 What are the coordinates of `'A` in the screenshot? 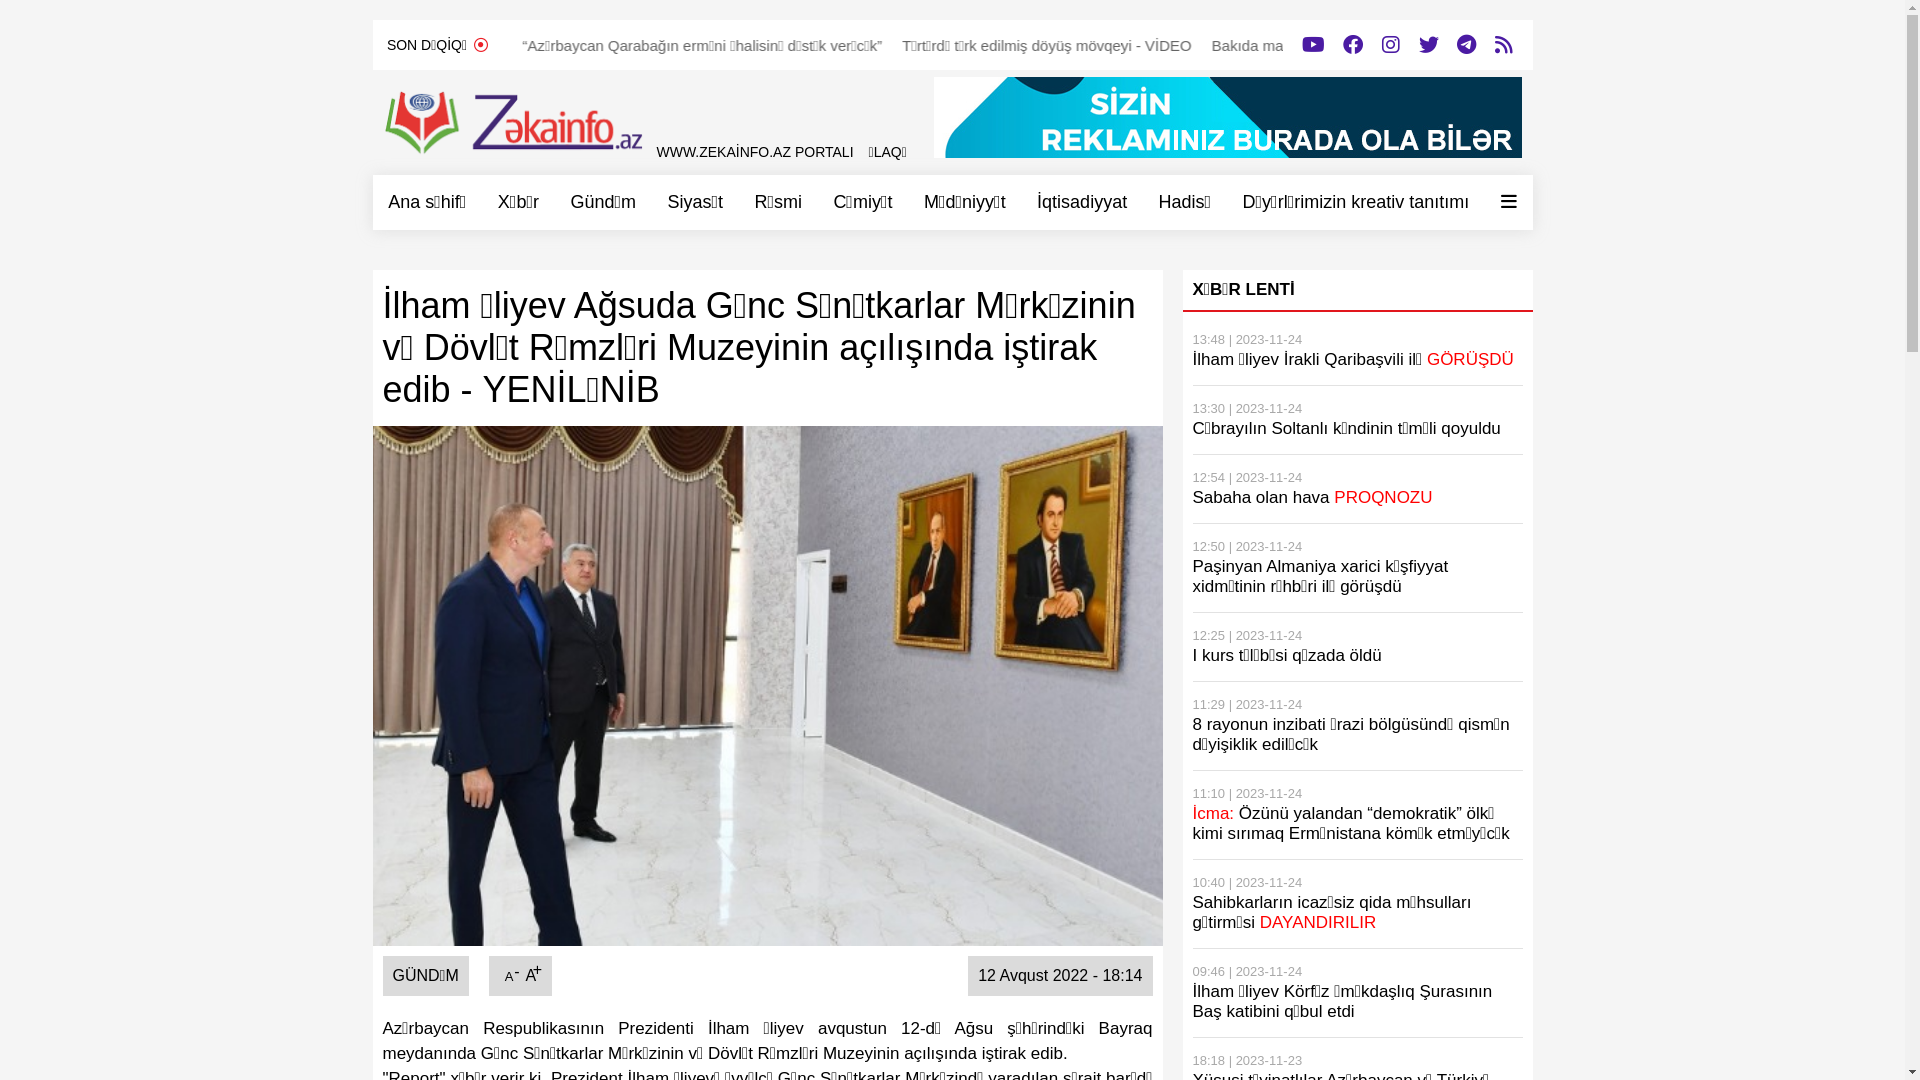 It's located at (509, 975).